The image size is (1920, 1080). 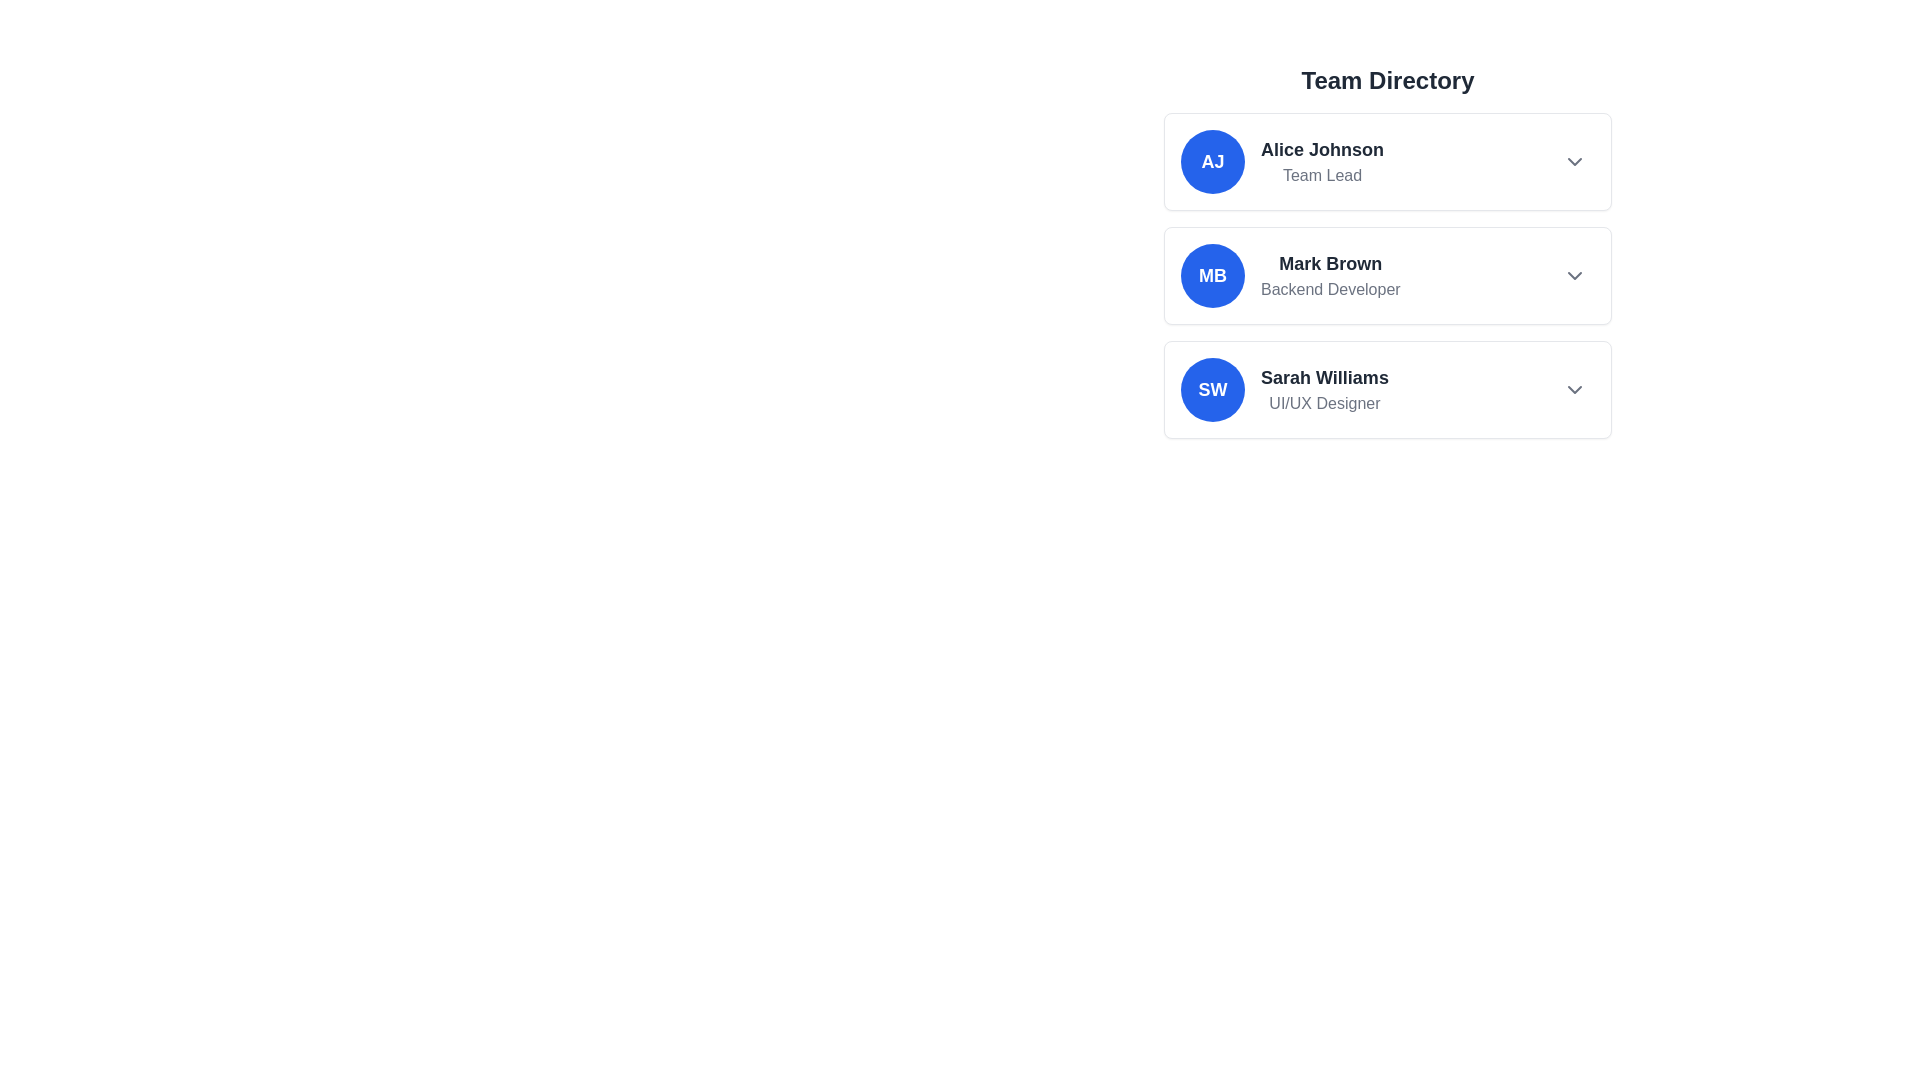 I want to click on the text label displaying 'Backend Developer' in gray color, which is located directly below 'Mark Brown', so click(x=1330, y=289).